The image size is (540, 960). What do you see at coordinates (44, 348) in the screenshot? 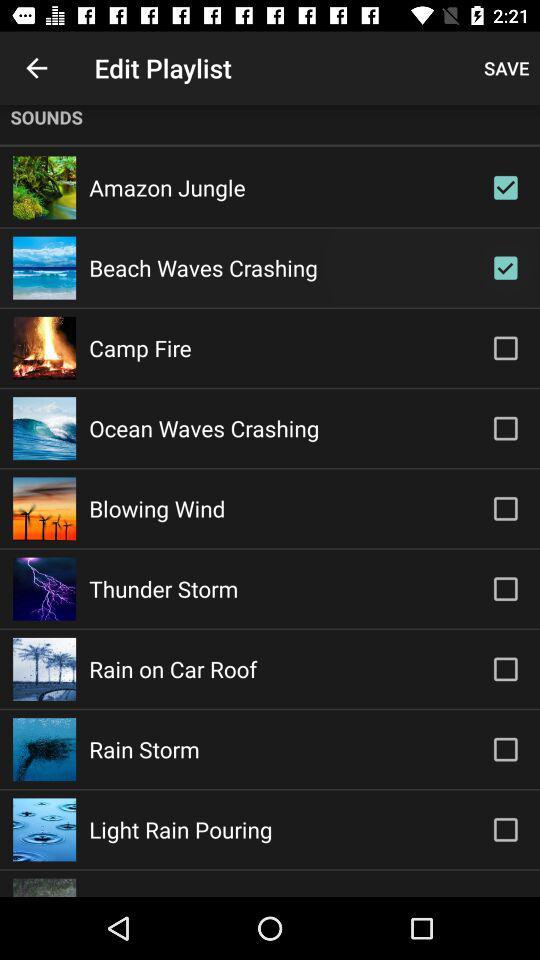
I see `the image beside camp fire` at bounding box center [44, 348].